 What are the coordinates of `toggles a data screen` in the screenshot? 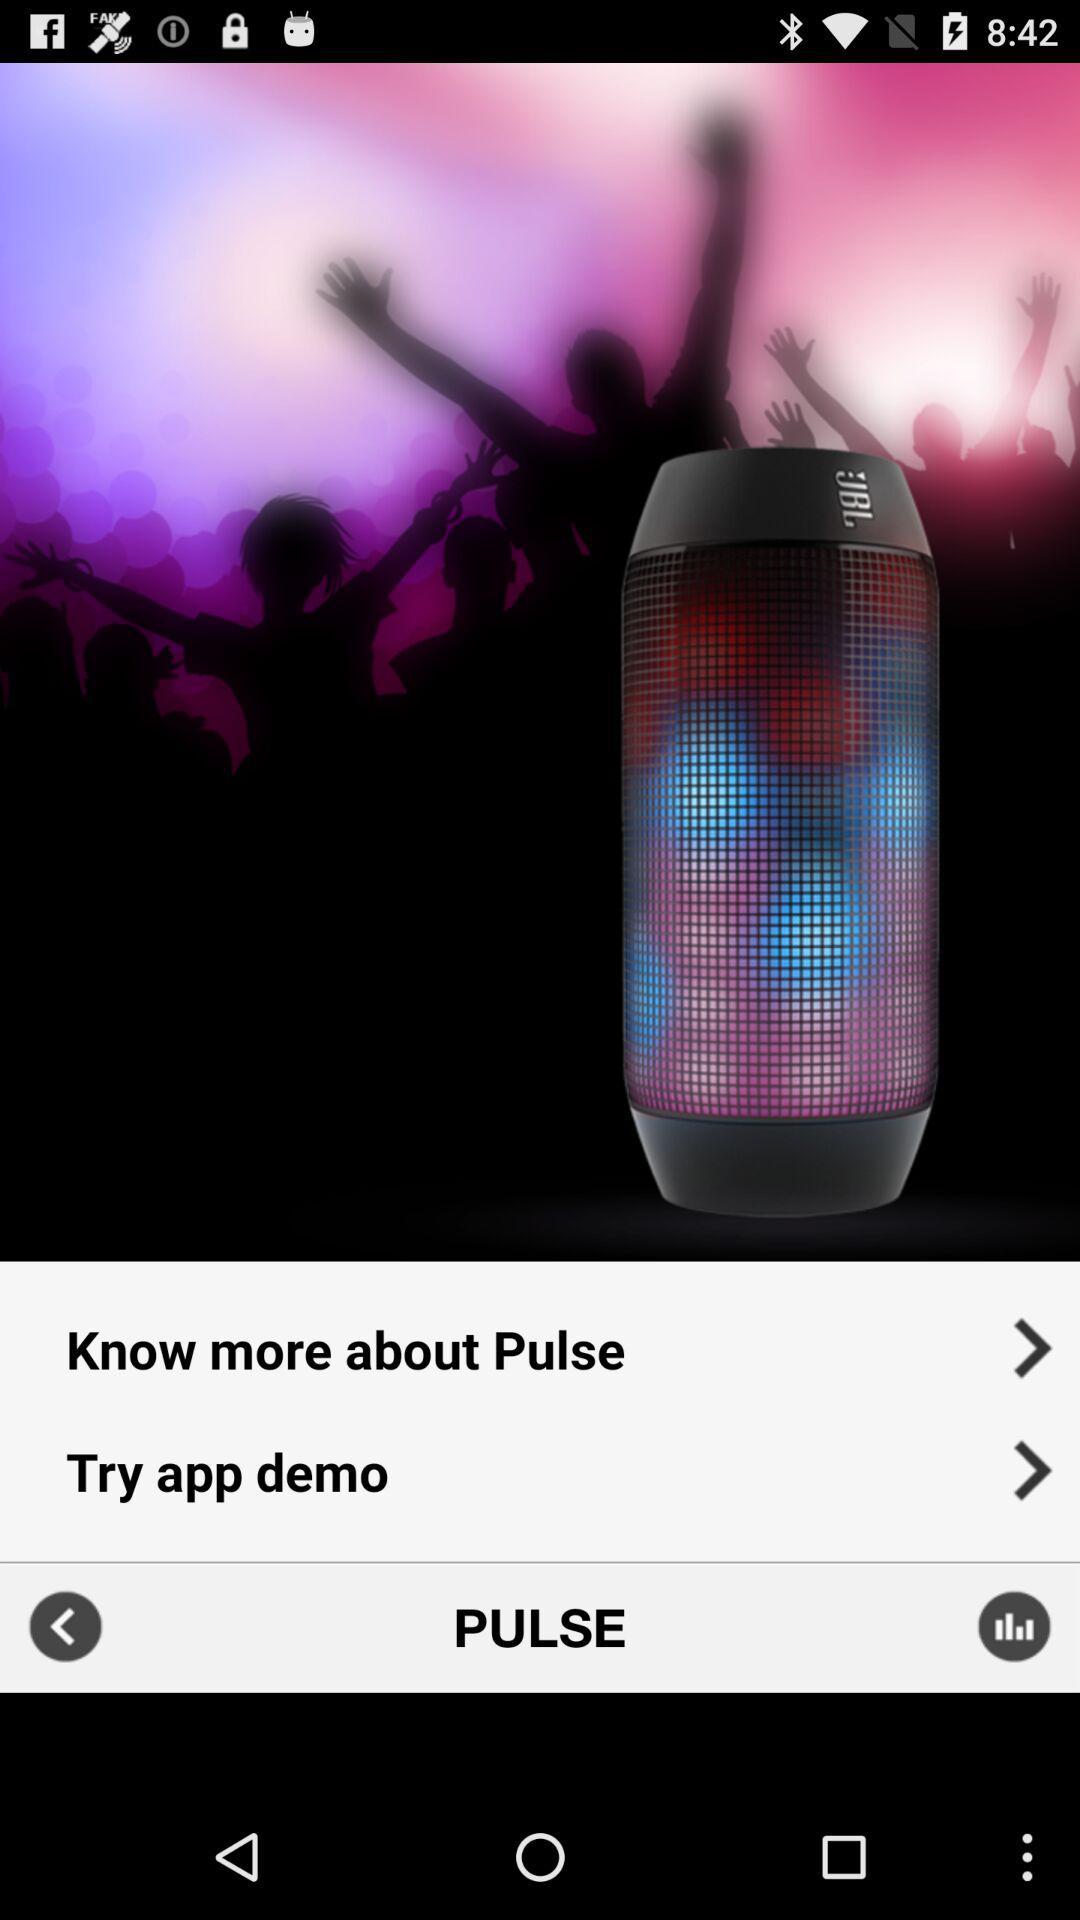 It's located at (1014, 1627).